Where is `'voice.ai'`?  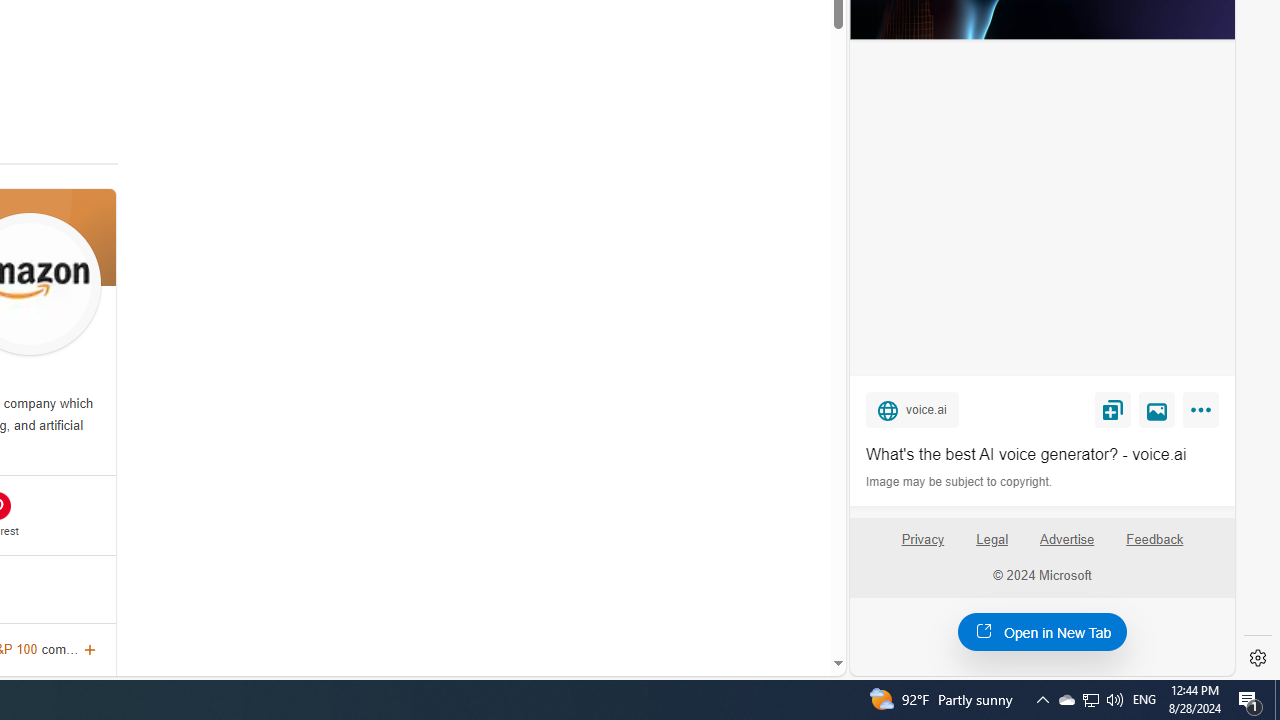 'voice.ai' is located at coordinates (911, 408).